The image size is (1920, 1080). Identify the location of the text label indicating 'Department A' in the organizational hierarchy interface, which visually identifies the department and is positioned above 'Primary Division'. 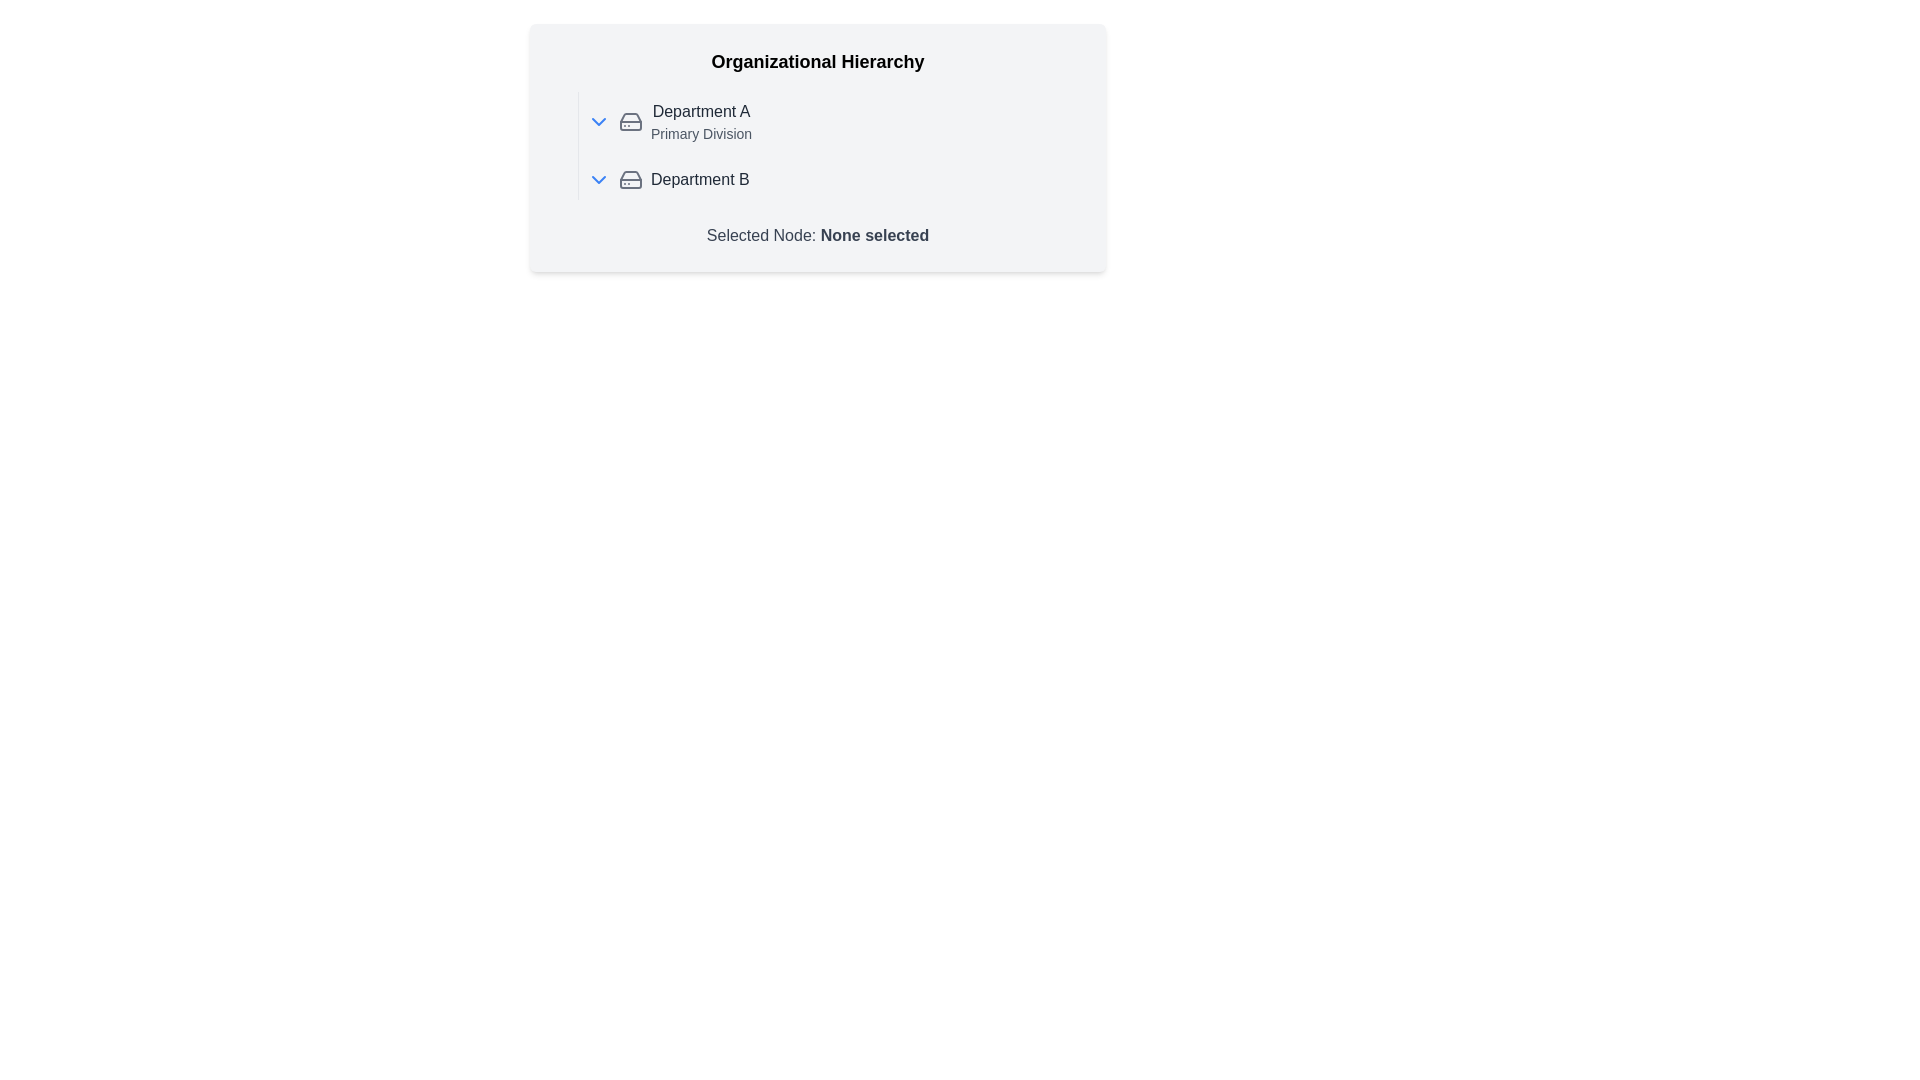
(701, 111).